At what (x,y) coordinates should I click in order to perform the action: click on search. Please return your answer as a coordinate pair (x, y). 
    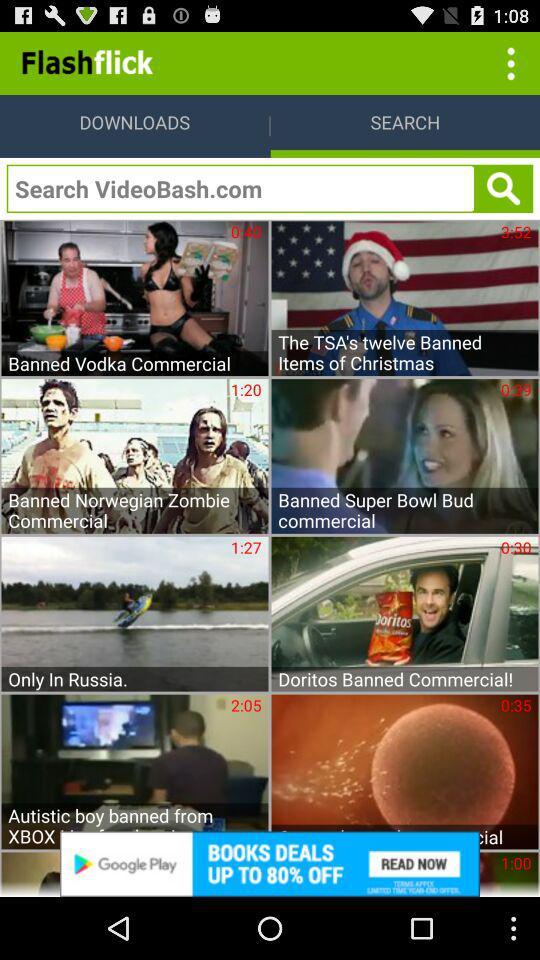
    Looking at the image, I should click on (240, 188).